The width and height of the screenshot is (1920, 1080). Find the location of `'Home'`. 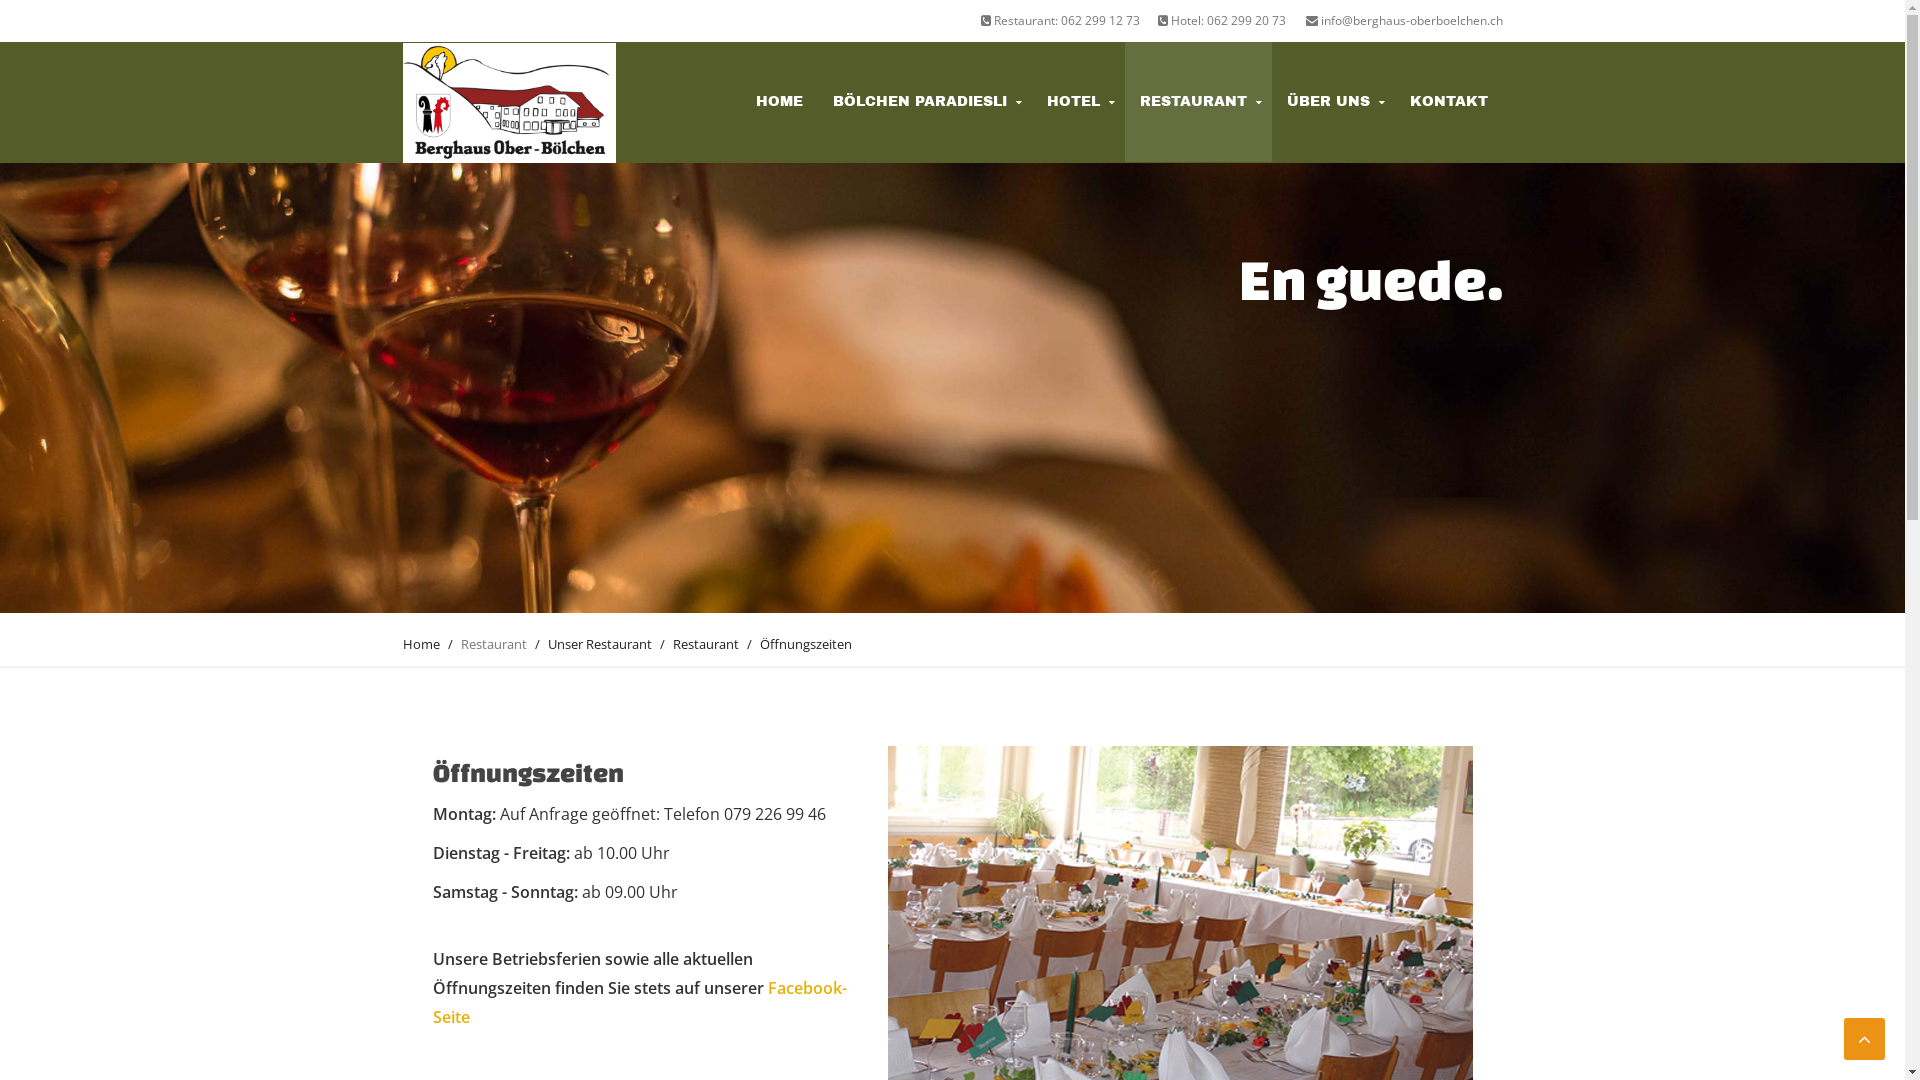

'Home' is located at coordinates (419, 644).